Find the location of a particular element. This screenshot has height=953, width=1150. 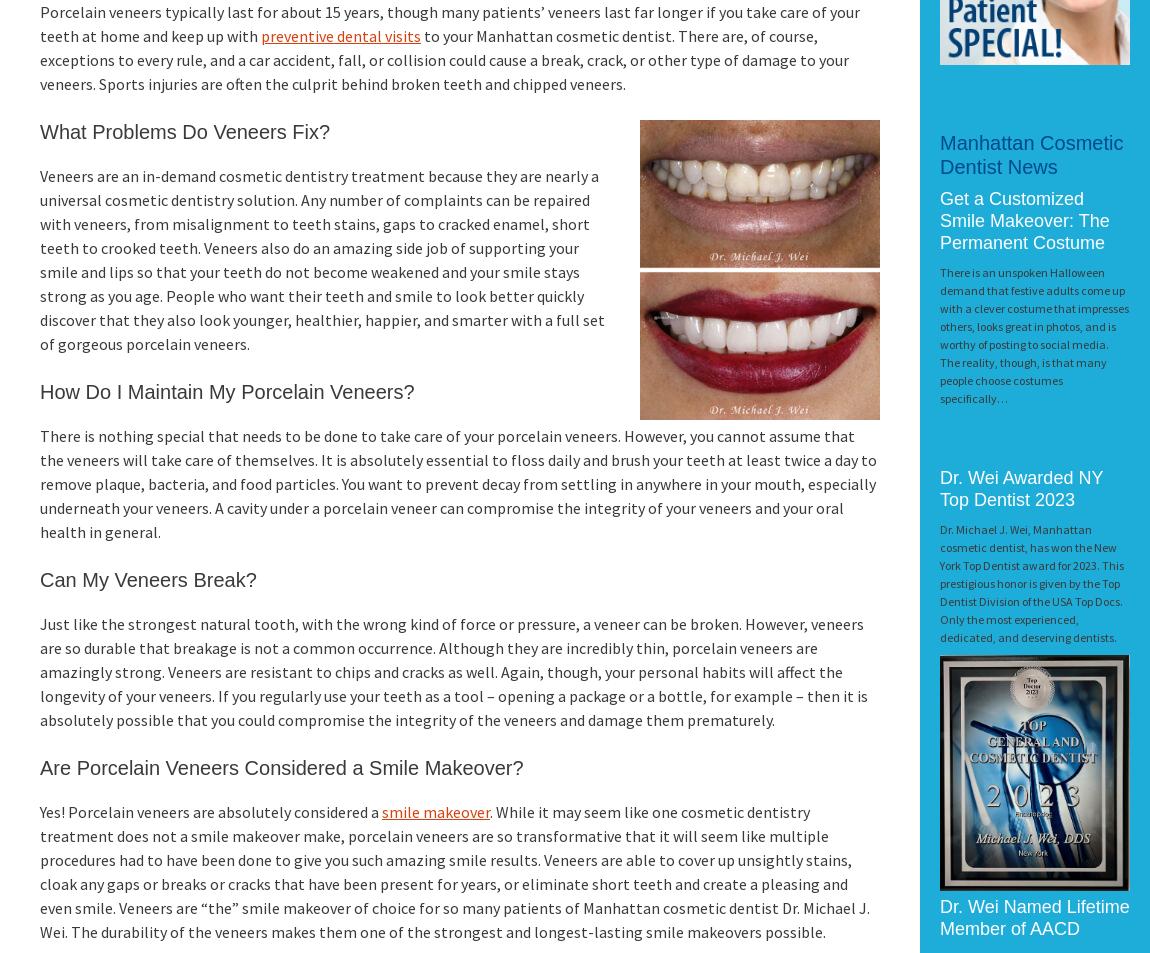

'Veneers are an in-demand cosmetic dentistry treatment because they are nearly a universal cosmetic dentistry solution. Any number of complaints can be repaired with veneers, from misalignment to teeth stains, gaps to cracked enamel, short teeth to crooked teeth. Veneers also do an amazing side job of supporting your smile and lips so that your teeth do not become weakened and your smile stays strong as you age. People who want their teeth and smile to look better quickly discover that they also look younger, healthier, happier, and smarter with a full set of gorgeous porcelain veneers.' is located at coordinates (322, 258).